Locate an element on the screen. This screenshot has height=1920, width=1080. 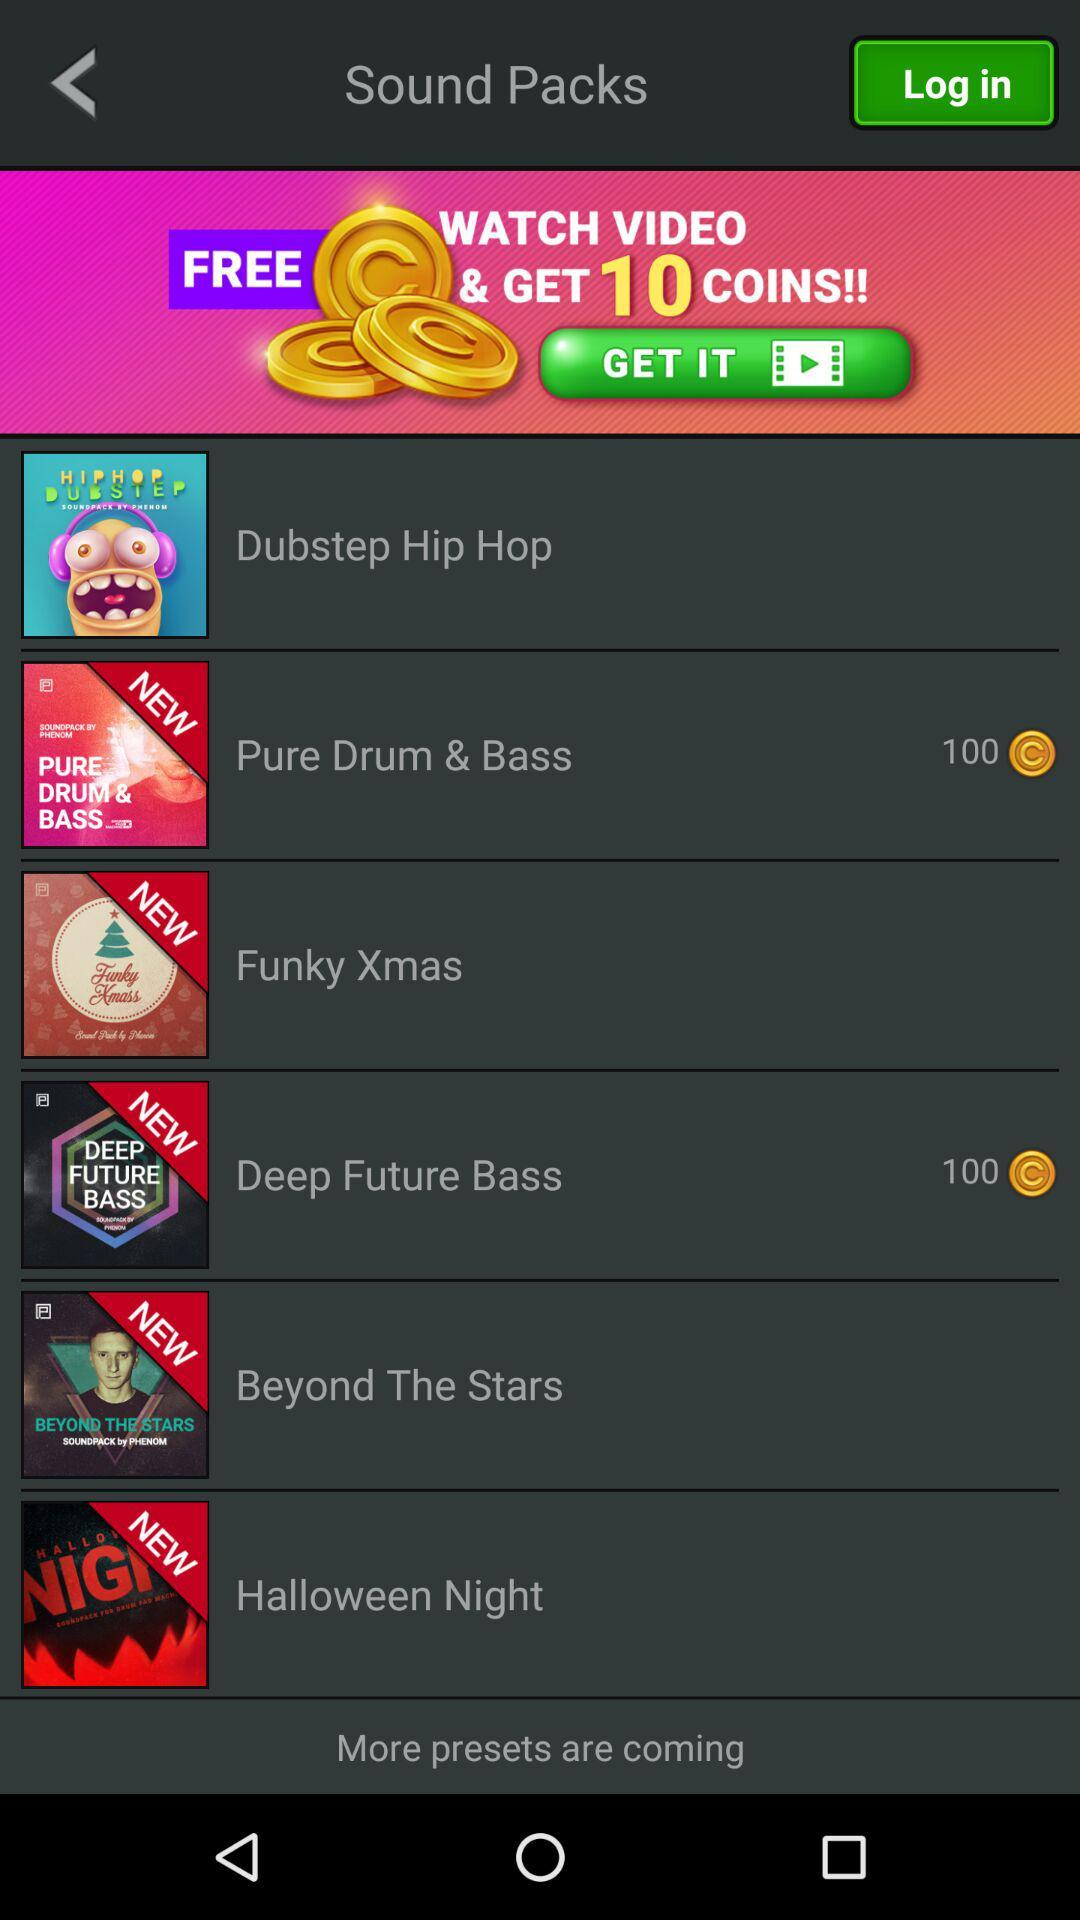
open advertisement is located at coordinates (540, 301).